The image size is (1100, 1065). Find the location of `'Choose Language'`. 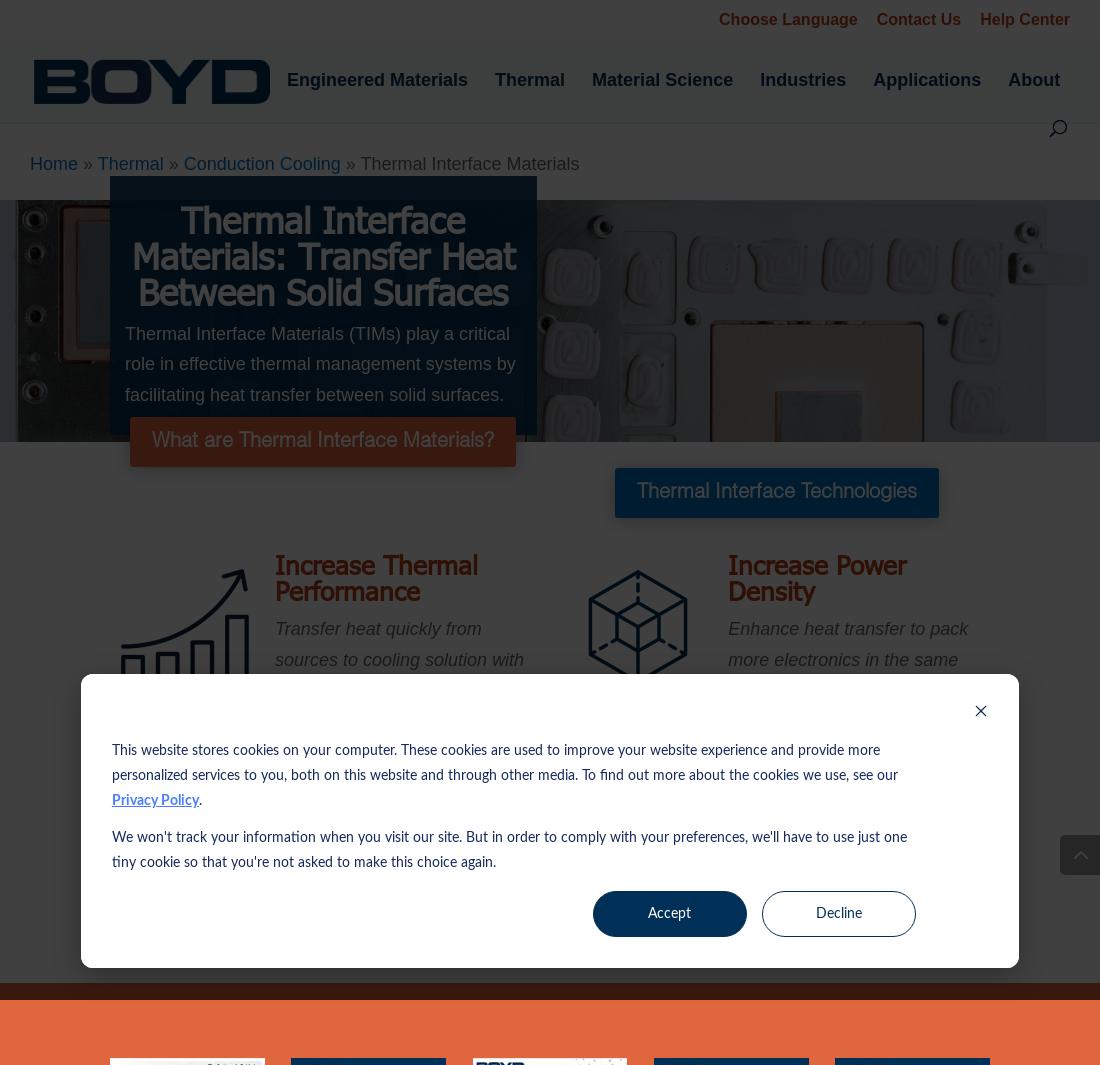

'Choose Language' is located at coordinates (788, 18).